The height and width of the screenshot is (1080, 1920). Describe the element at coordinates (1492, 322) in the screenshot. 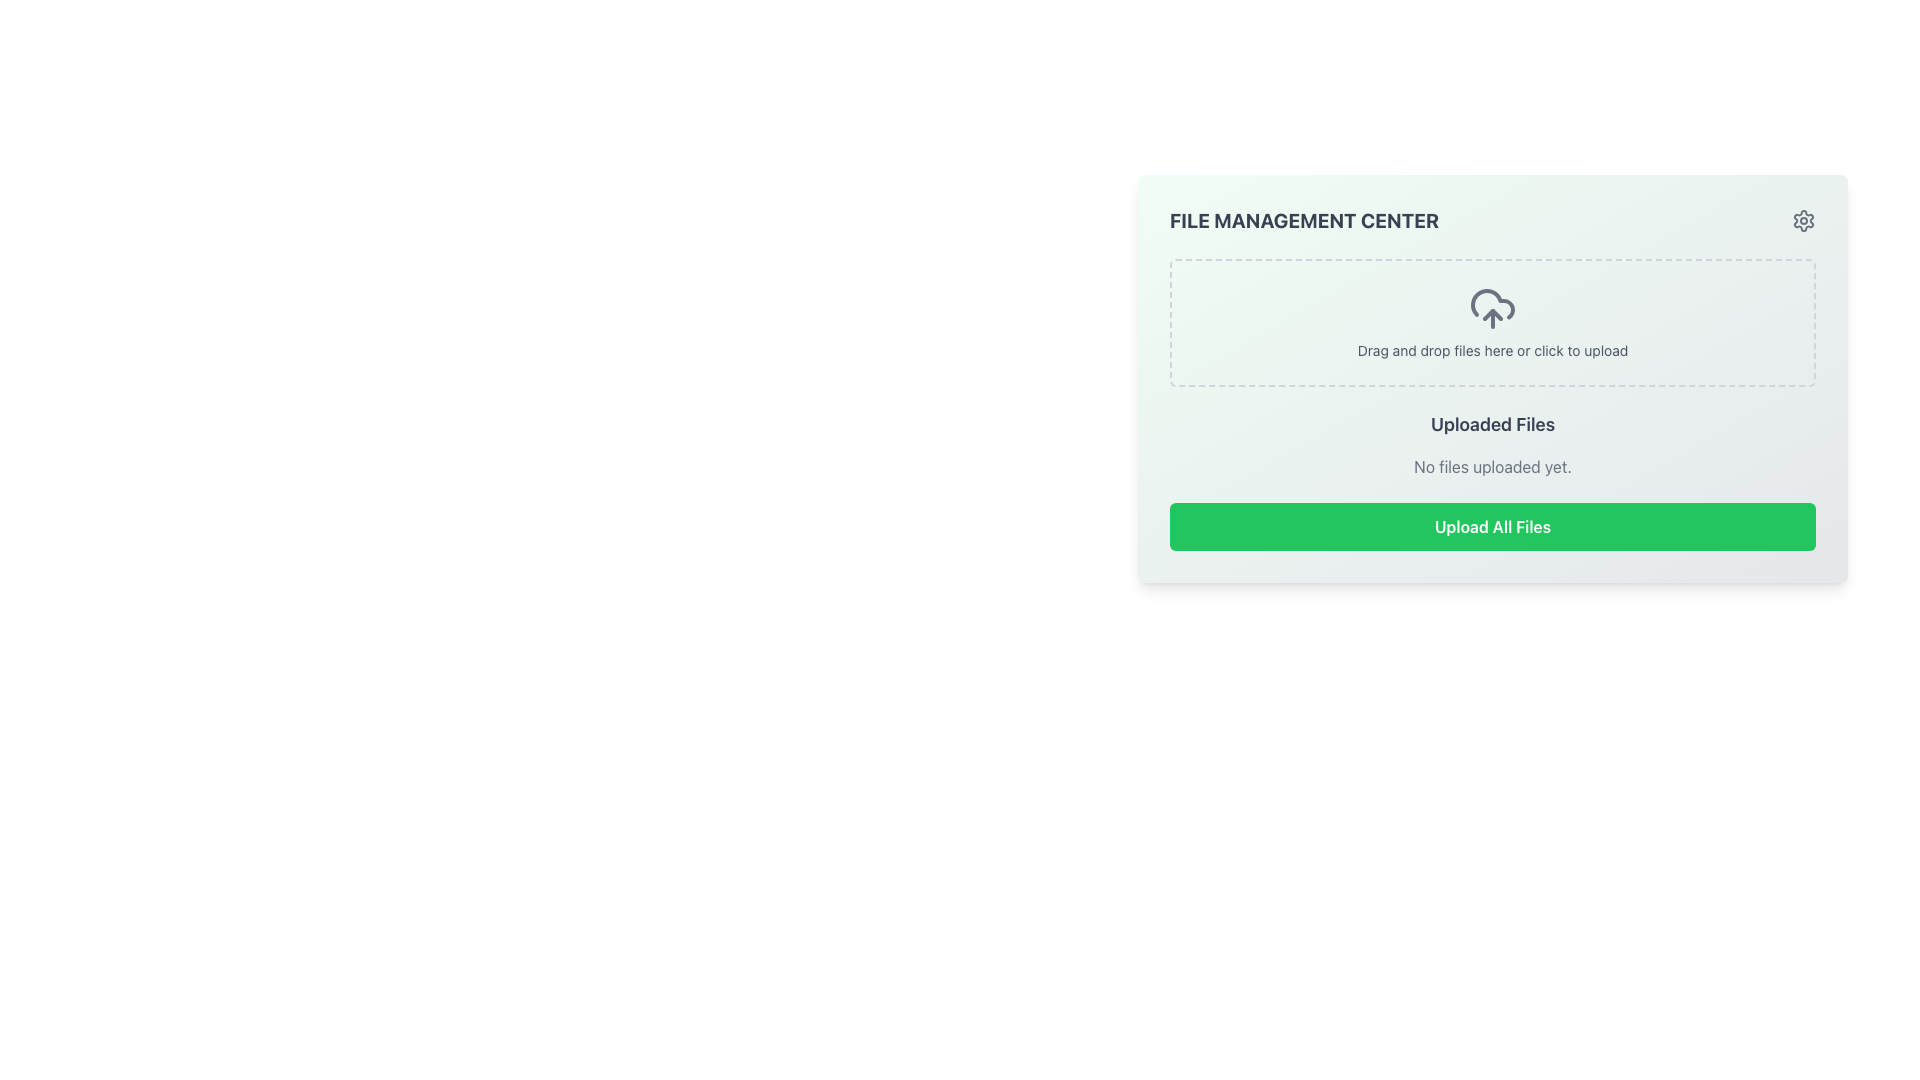

I see `and drop files into the file input field located at the center of the file upload zone marked with dashed borders` at that location.